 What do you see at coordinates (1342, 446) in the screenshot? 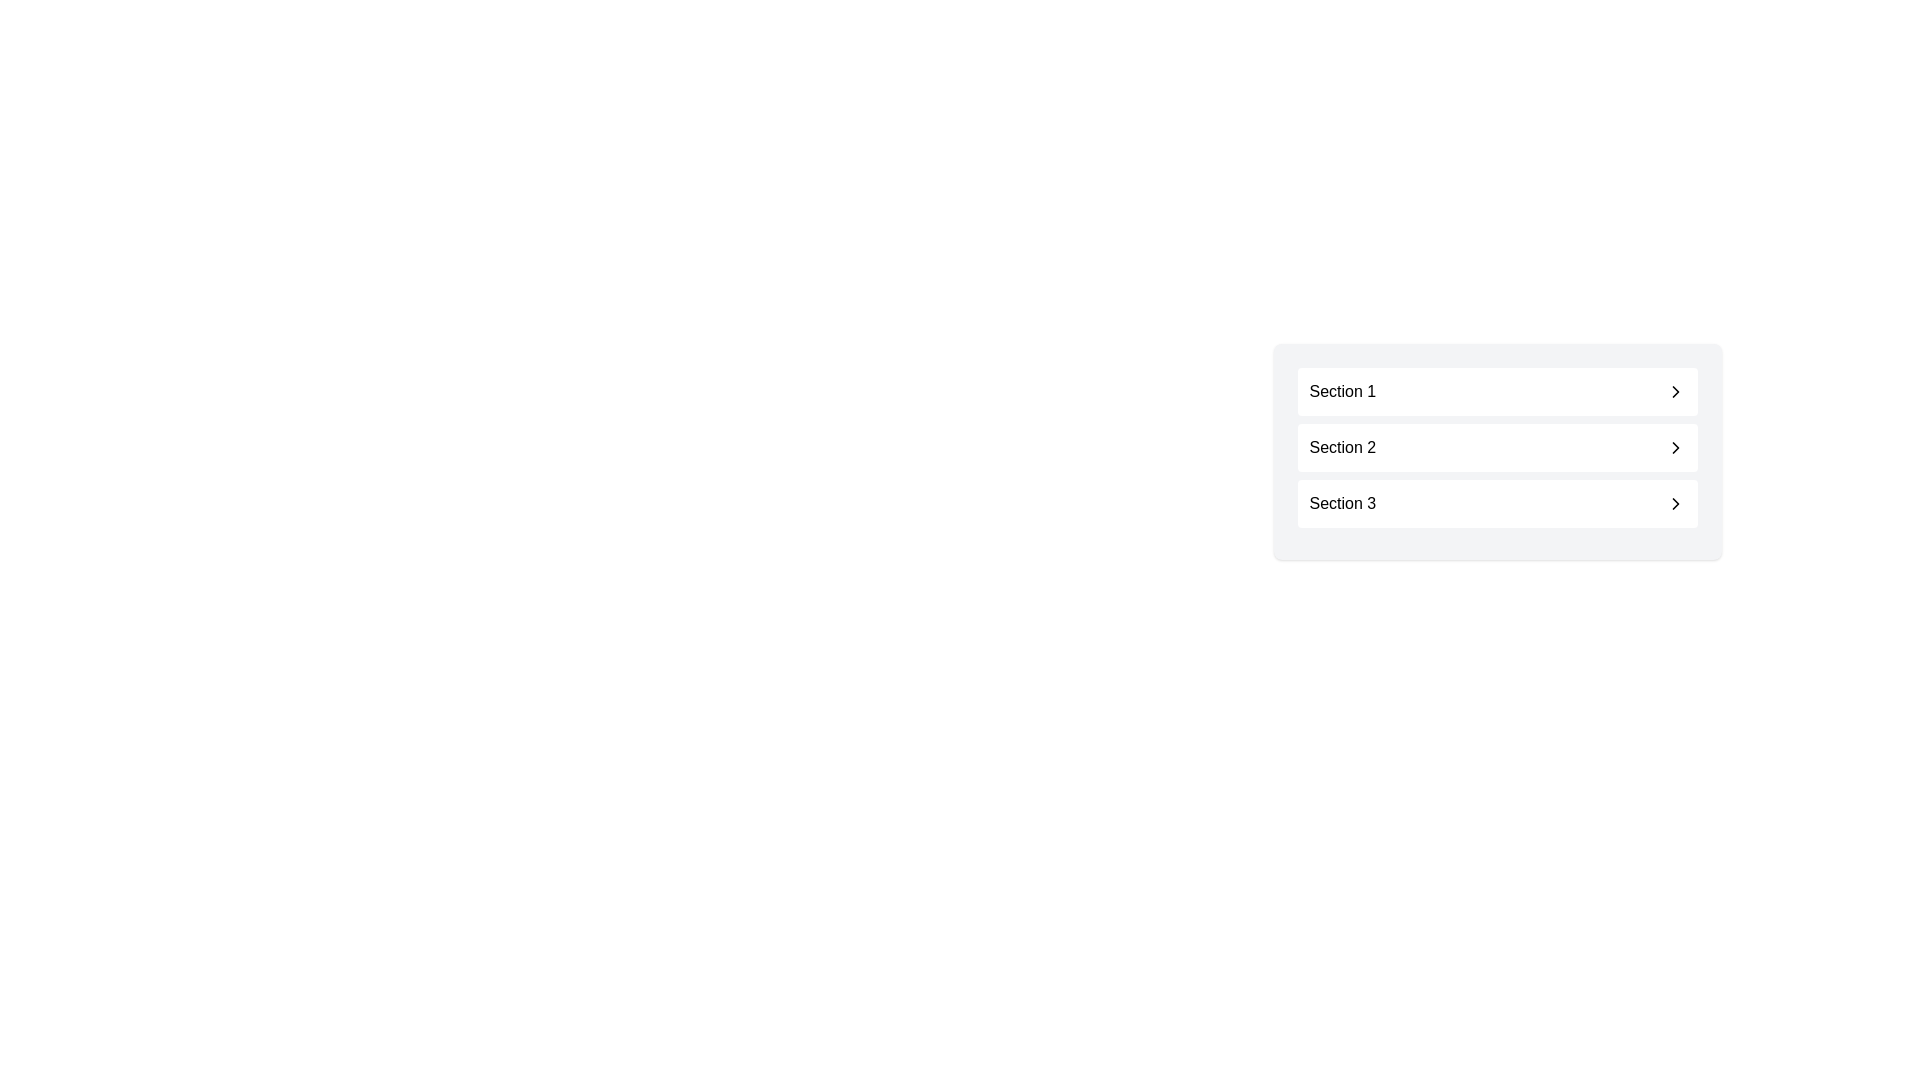
I see `the text label 'Section 2'` at bounding box center [1342, 446].